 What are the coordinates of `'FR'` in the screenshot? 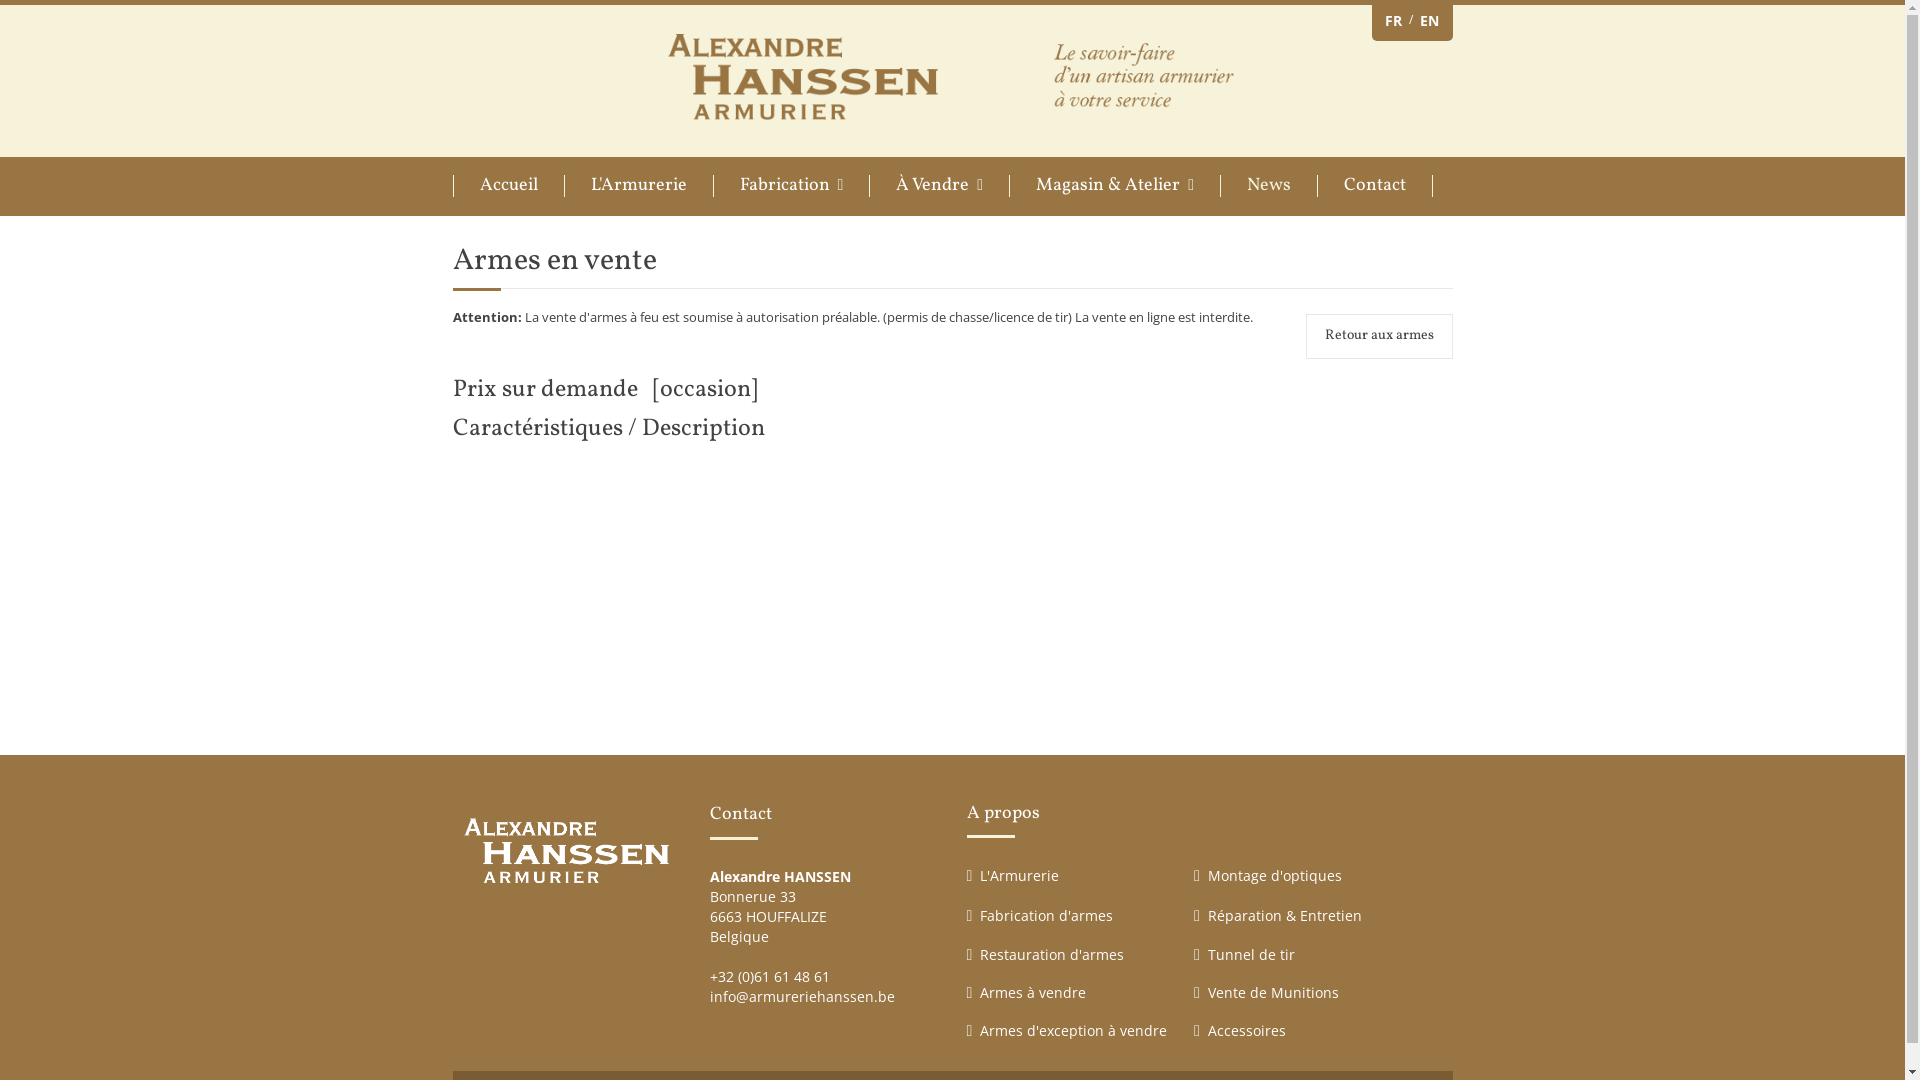 It's located at (1391, 20).